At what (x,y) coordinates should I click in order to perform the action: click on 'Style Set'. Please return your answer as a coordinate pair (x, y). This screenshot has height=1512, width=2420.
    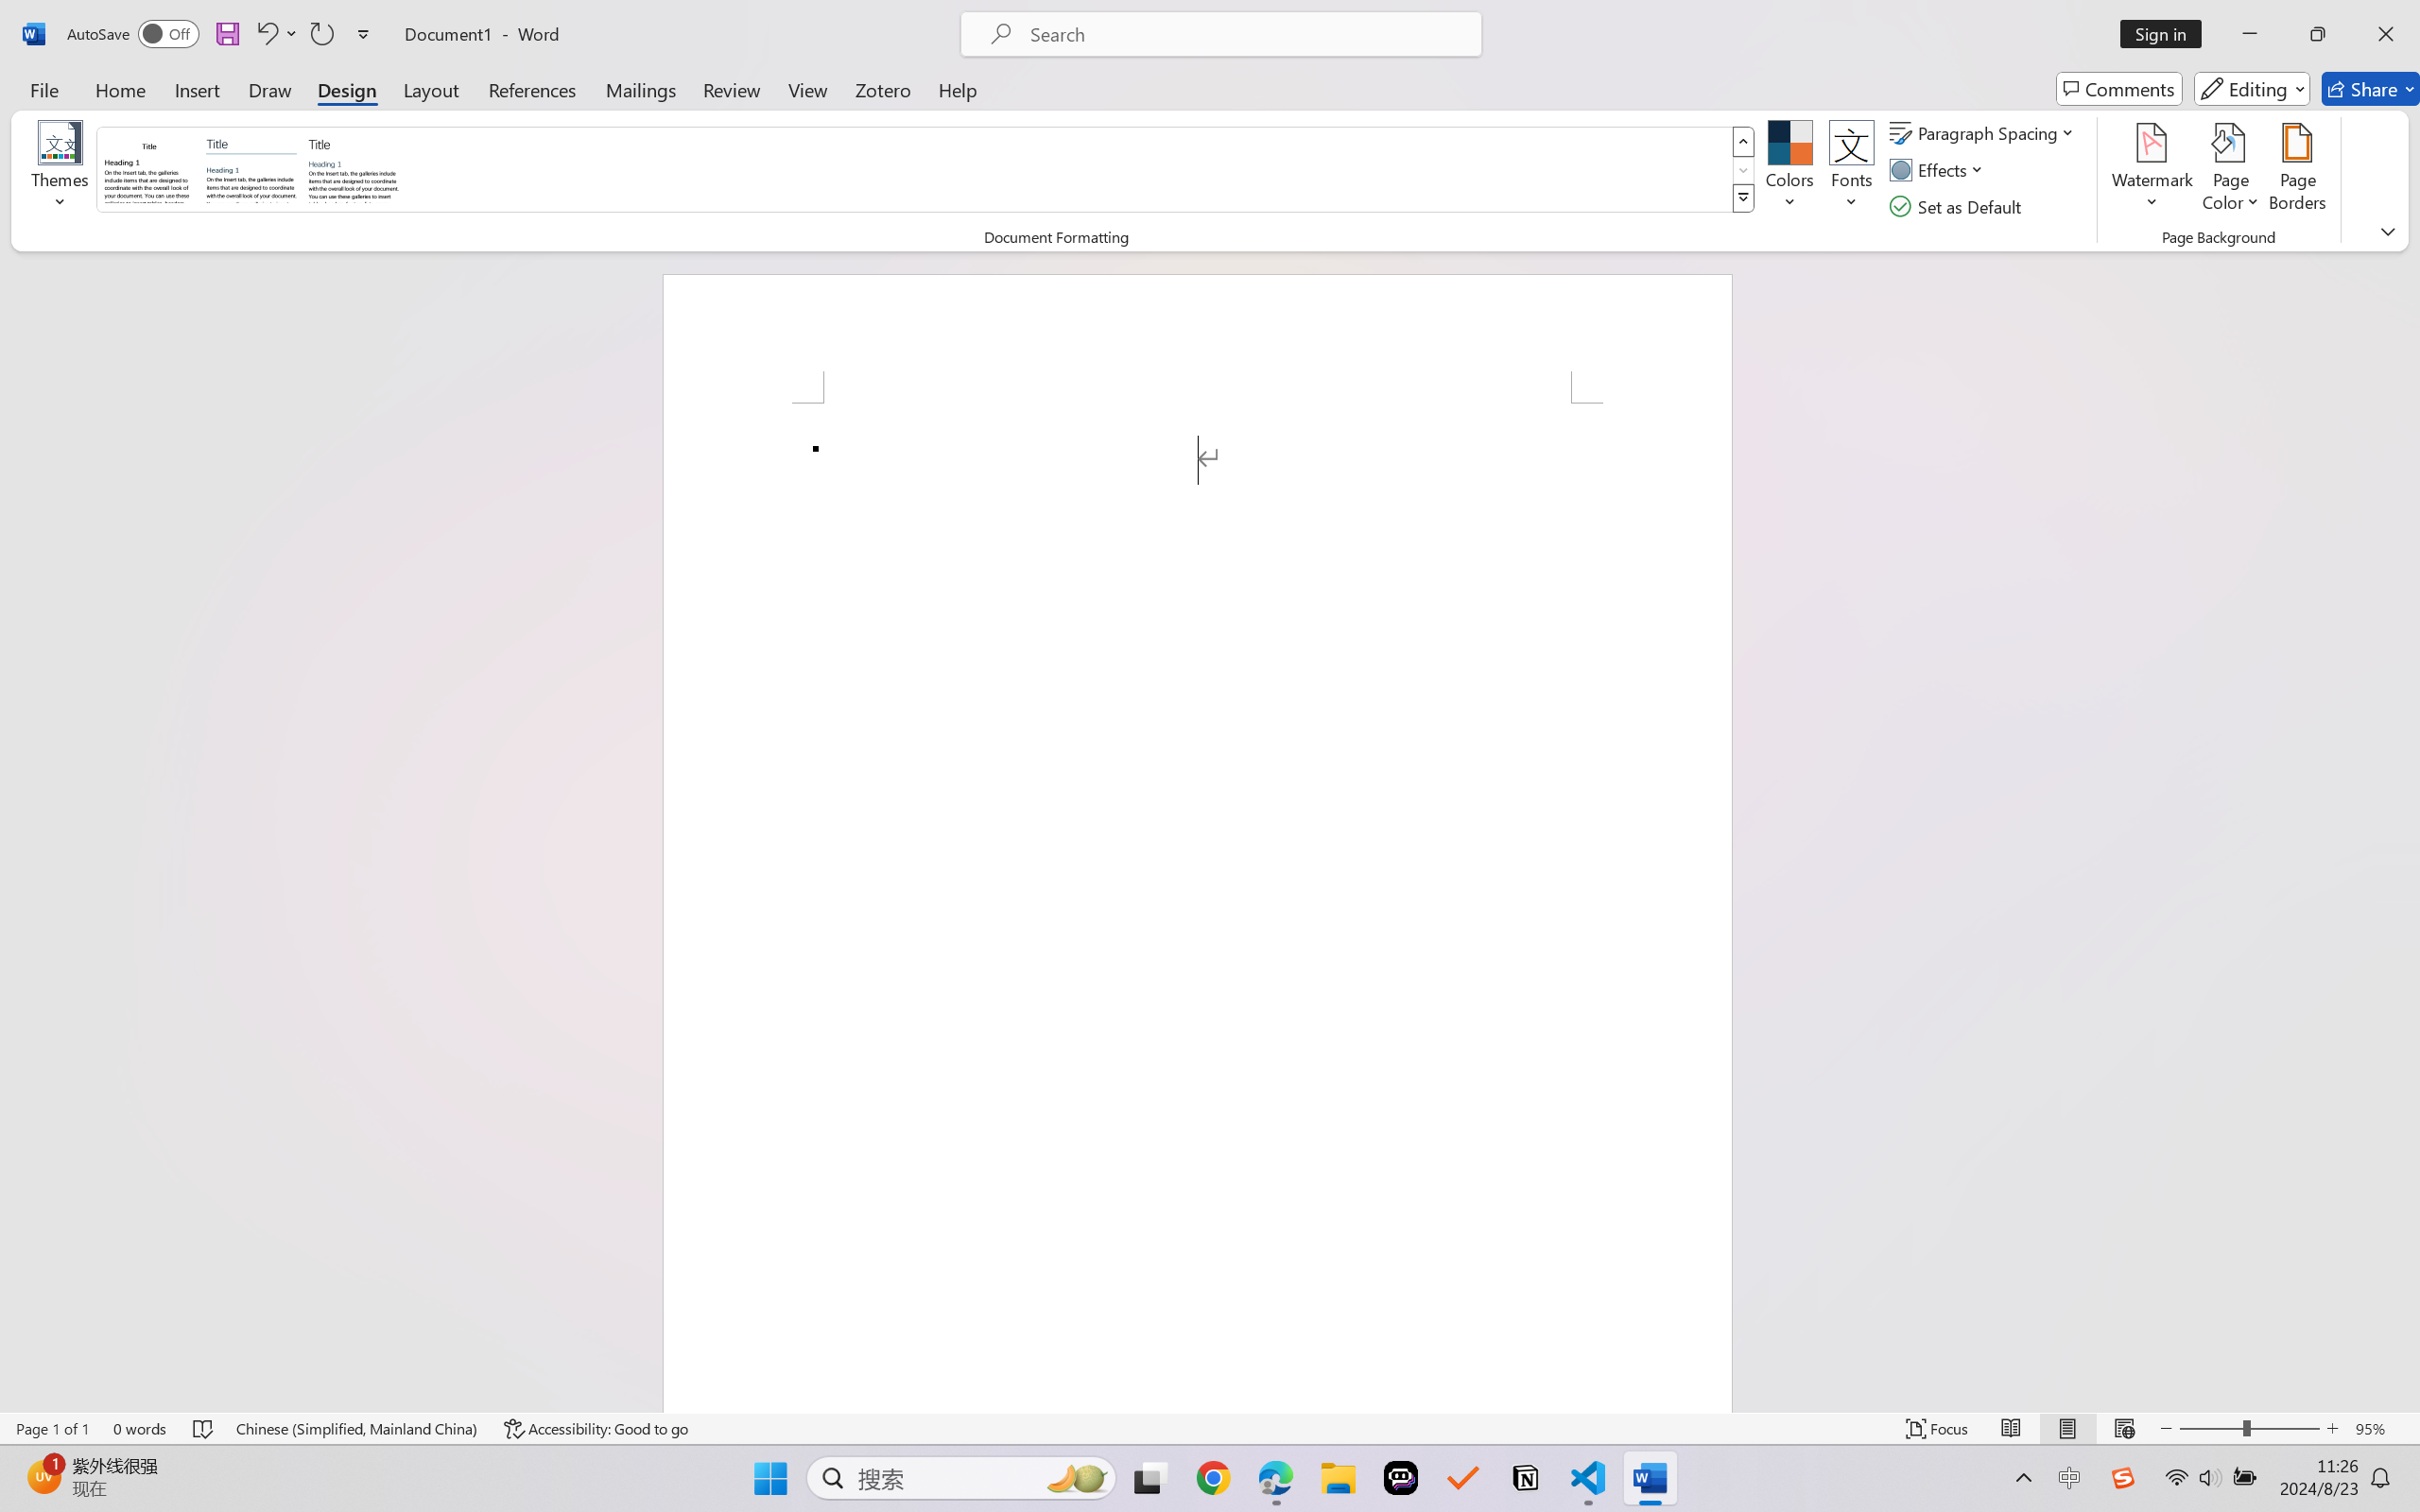
    Looking at the image, I should click on (1742, 198).